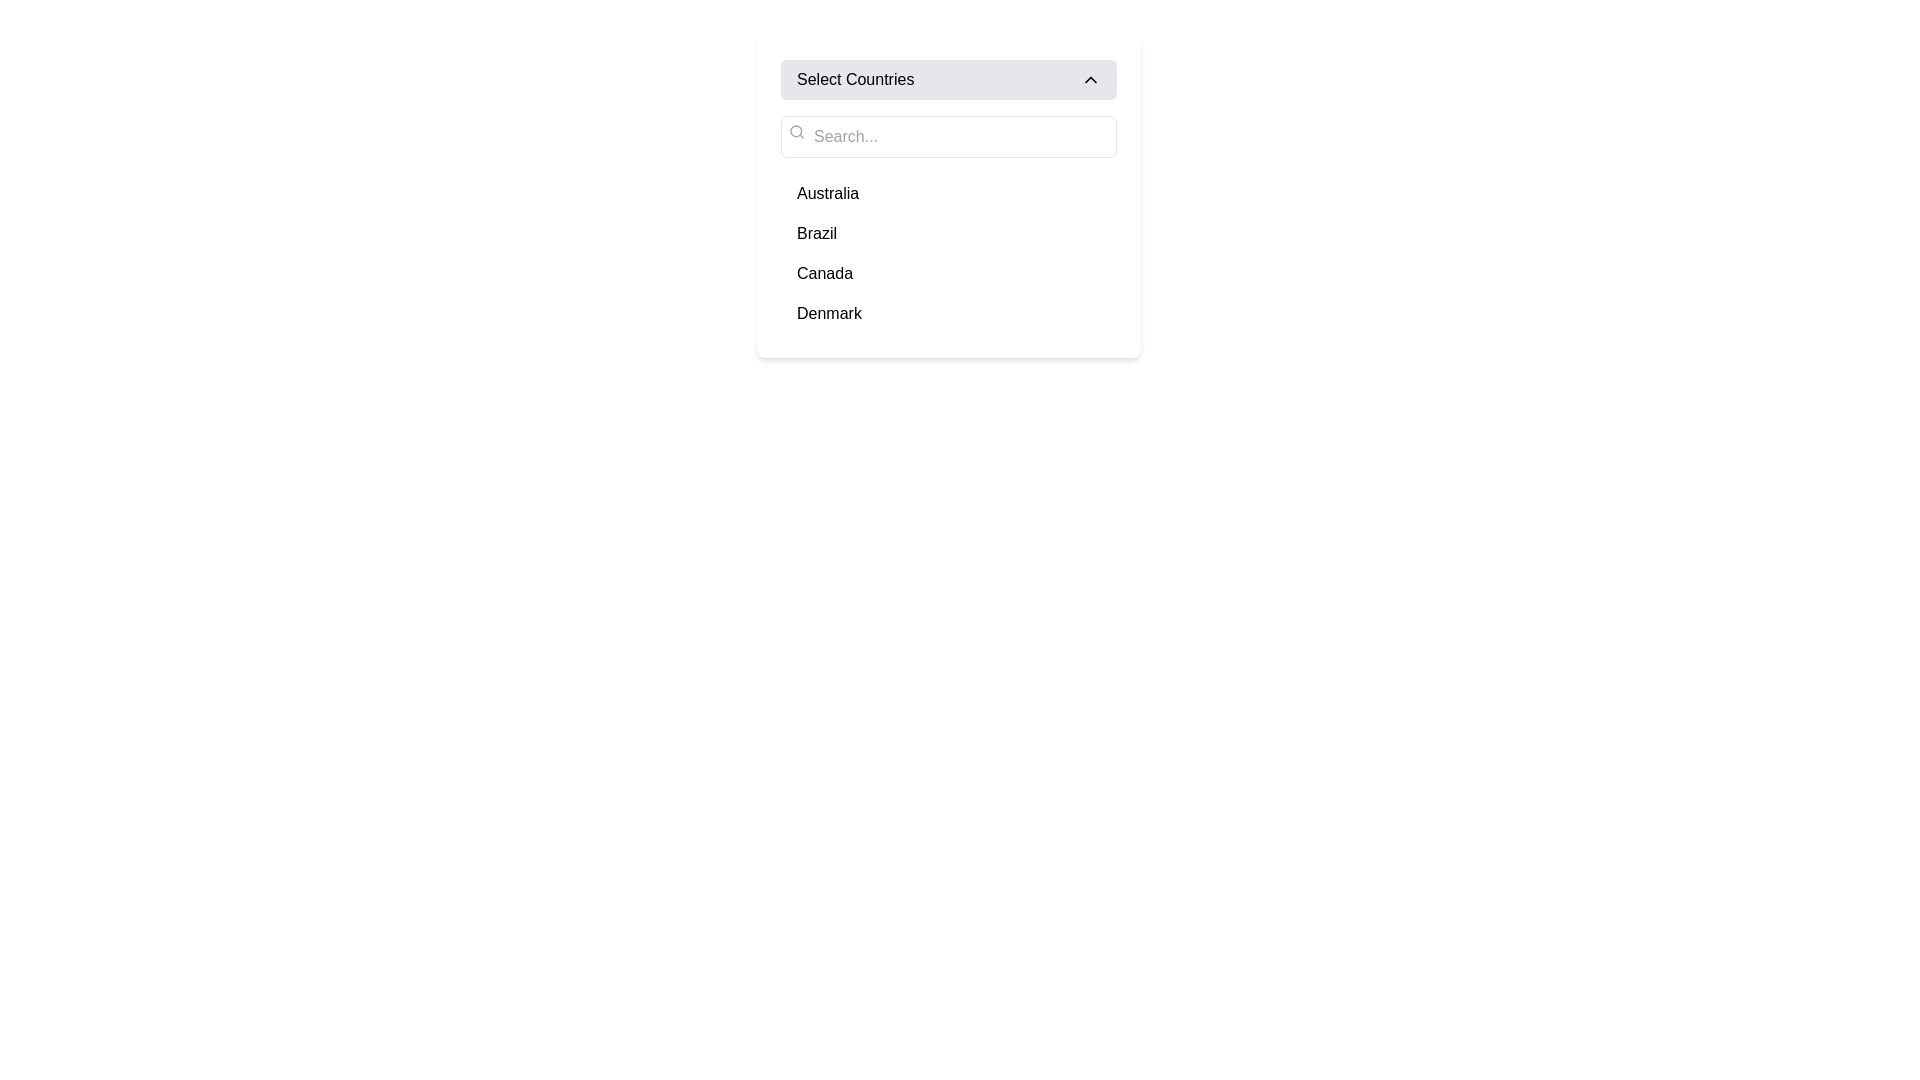 This screenshot has height=1080, width=1920. Describe the element at coordinates (948, 313) in the screenshot. I see `the fourth item in the dropdown menu that represents 'Denmark'` at that location.